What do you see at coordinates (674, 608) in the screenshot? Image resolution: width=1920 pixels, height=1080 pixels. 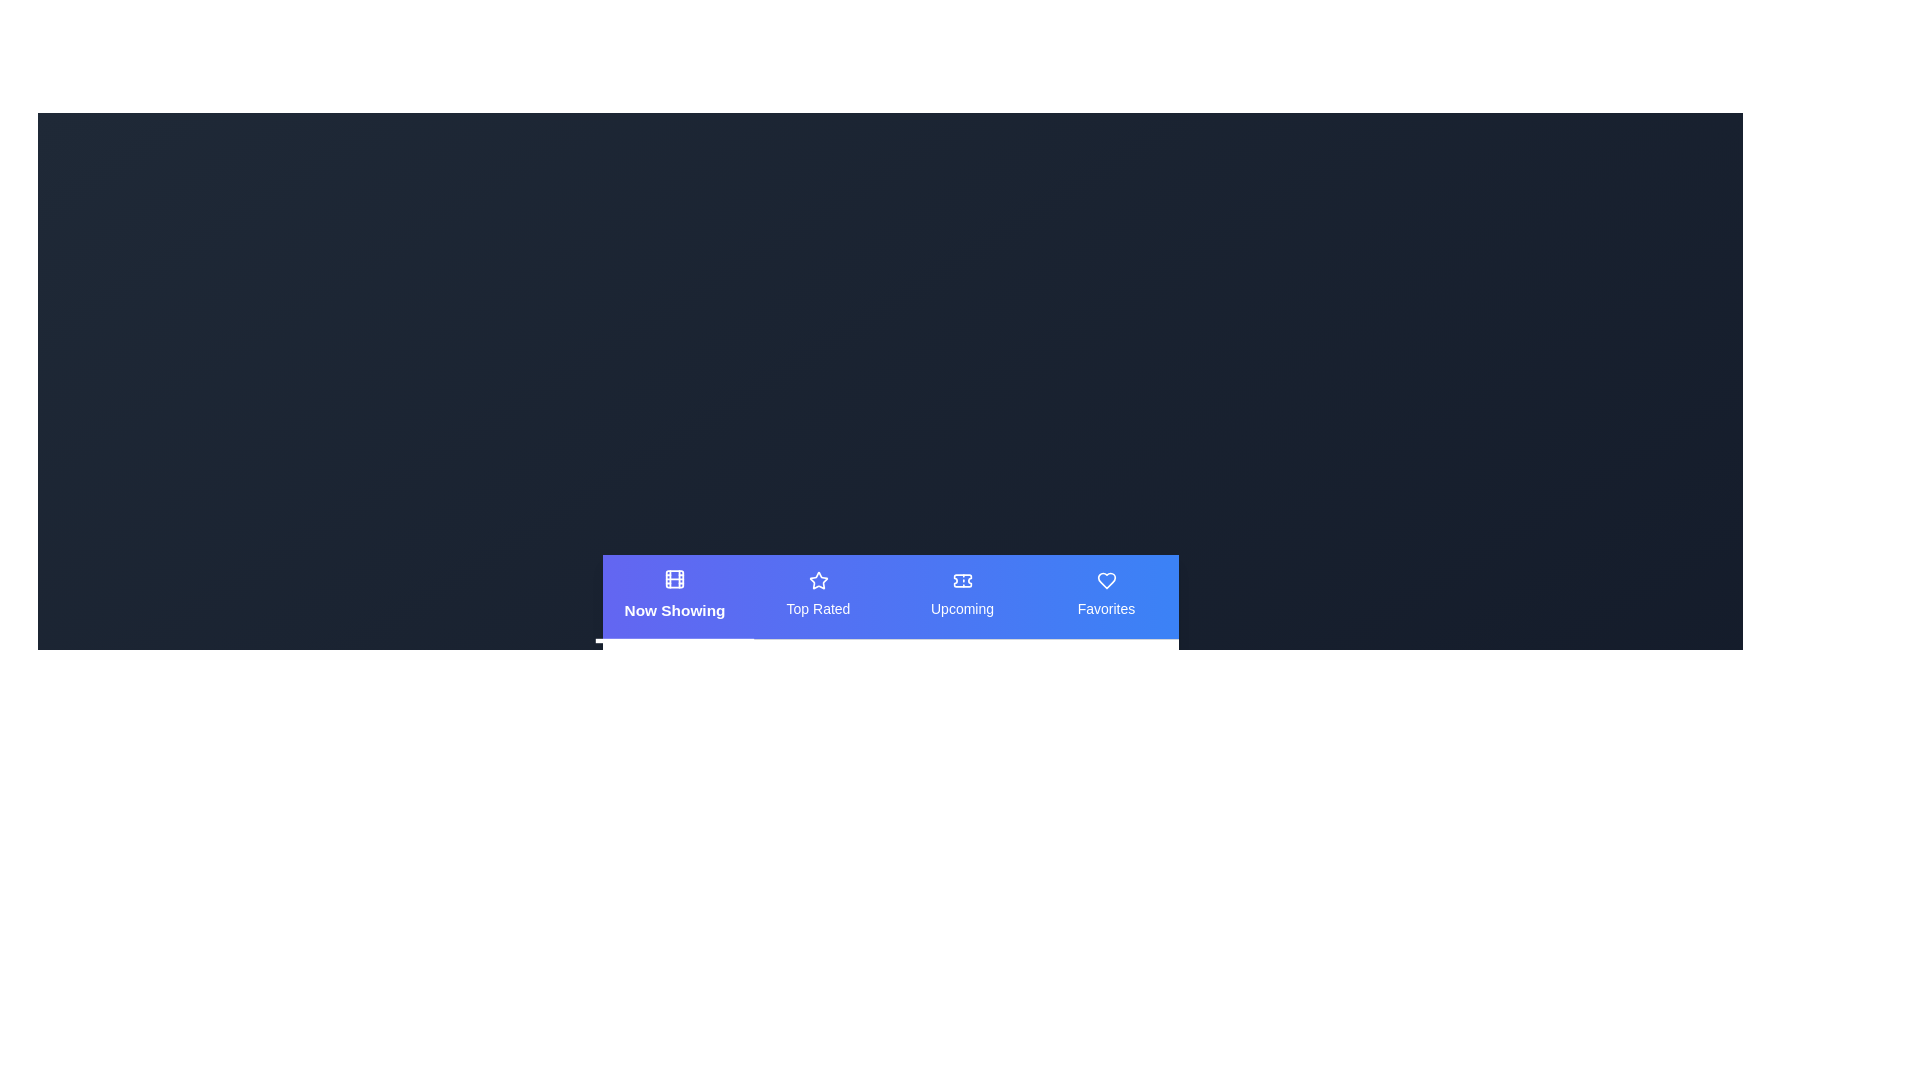 I see `'Now Showing' text label displayed in white, located at the center of the bottom navigation bar, below the film strip icon` at bounding box center [674, 608].